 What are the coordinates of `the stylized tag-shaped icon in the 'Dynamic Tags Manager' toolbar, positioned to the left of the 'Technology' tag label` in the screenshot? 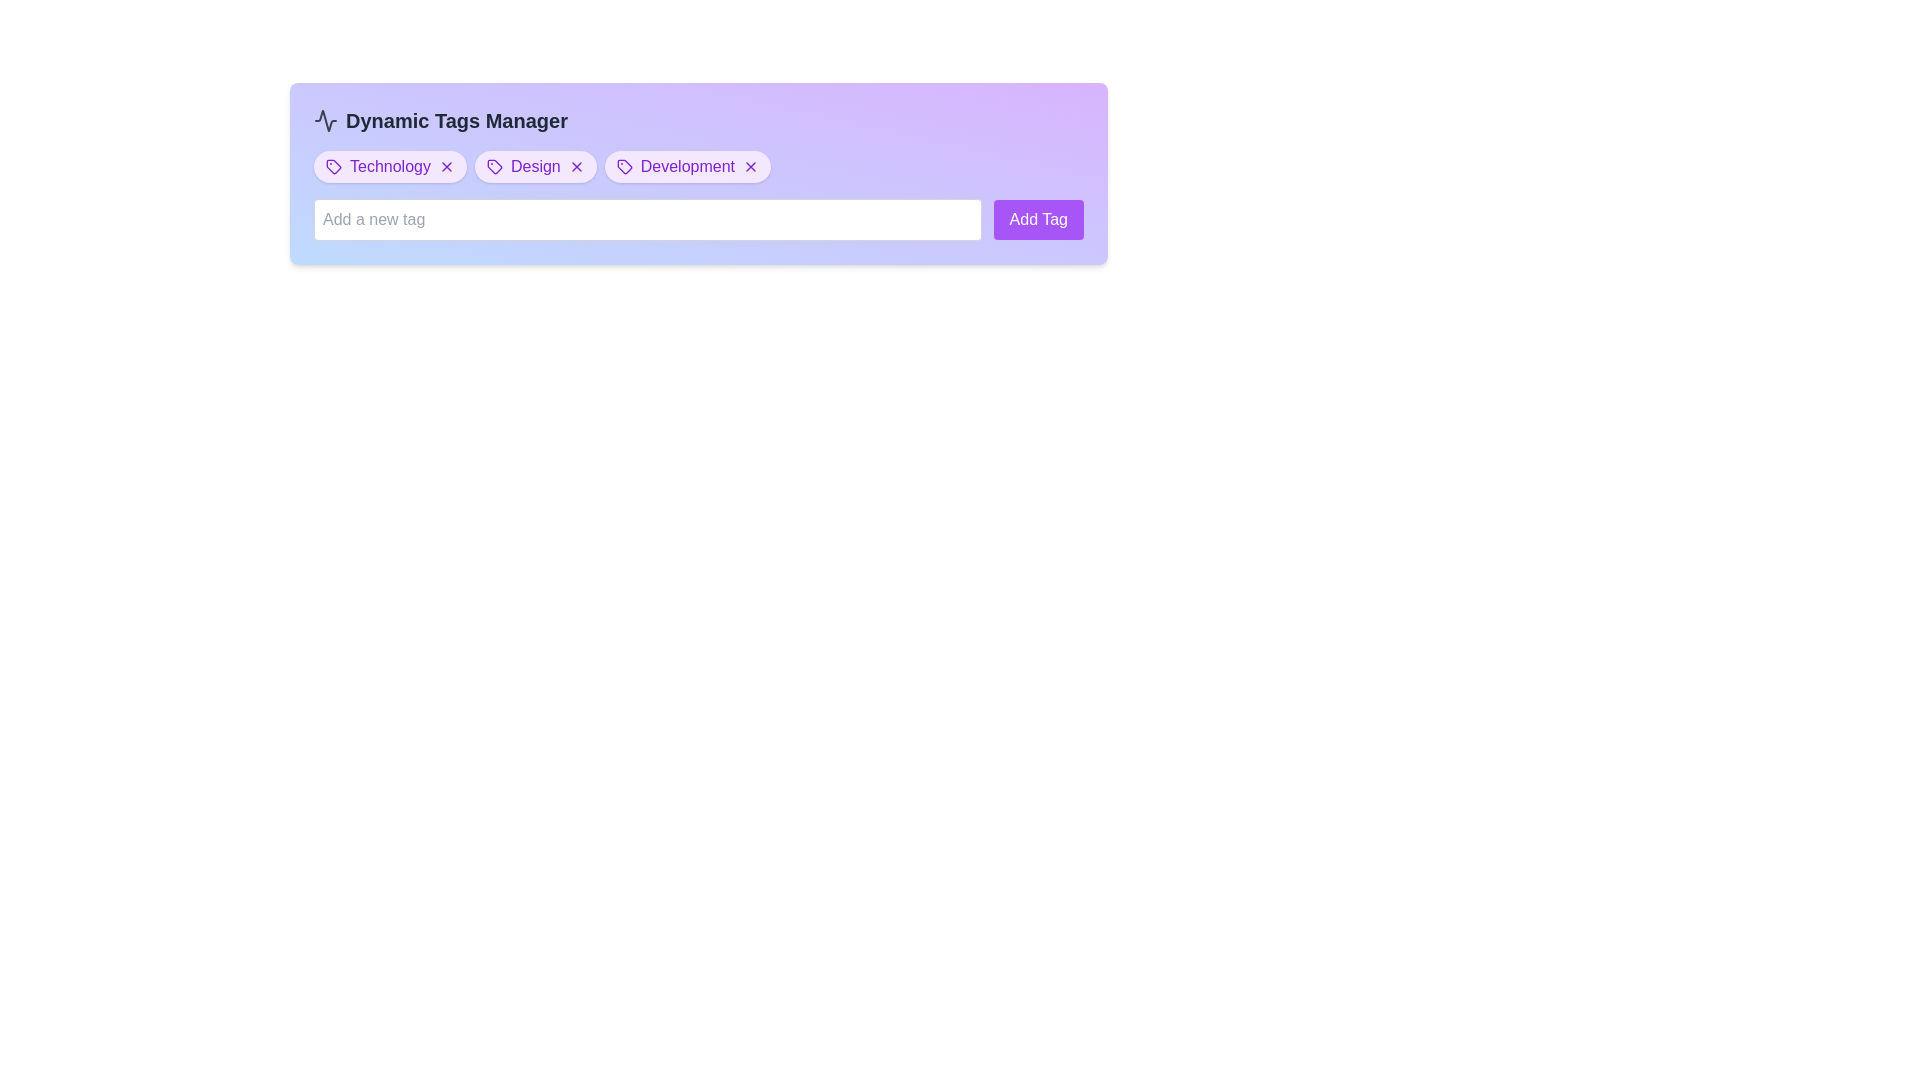 It's located at (334, 165).